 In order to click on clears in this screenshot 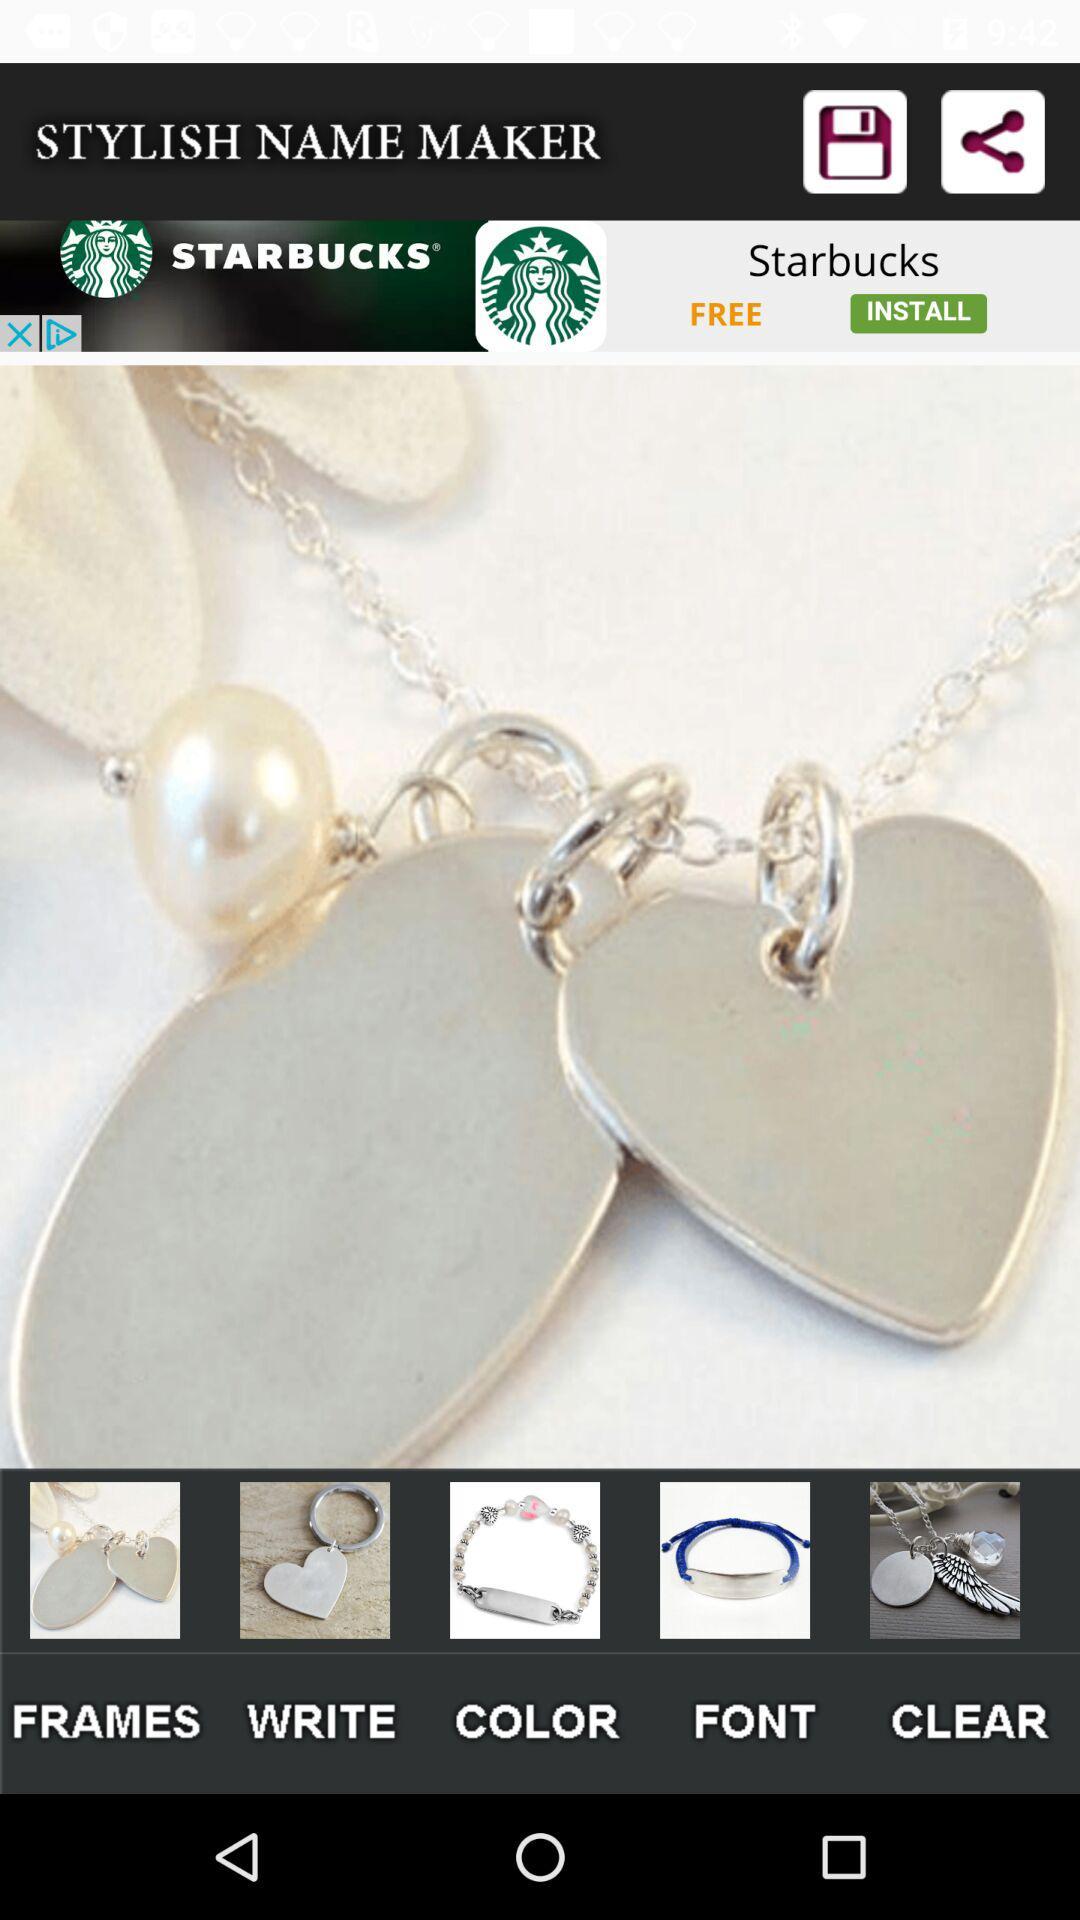, I will do `click(971, 1722)`.